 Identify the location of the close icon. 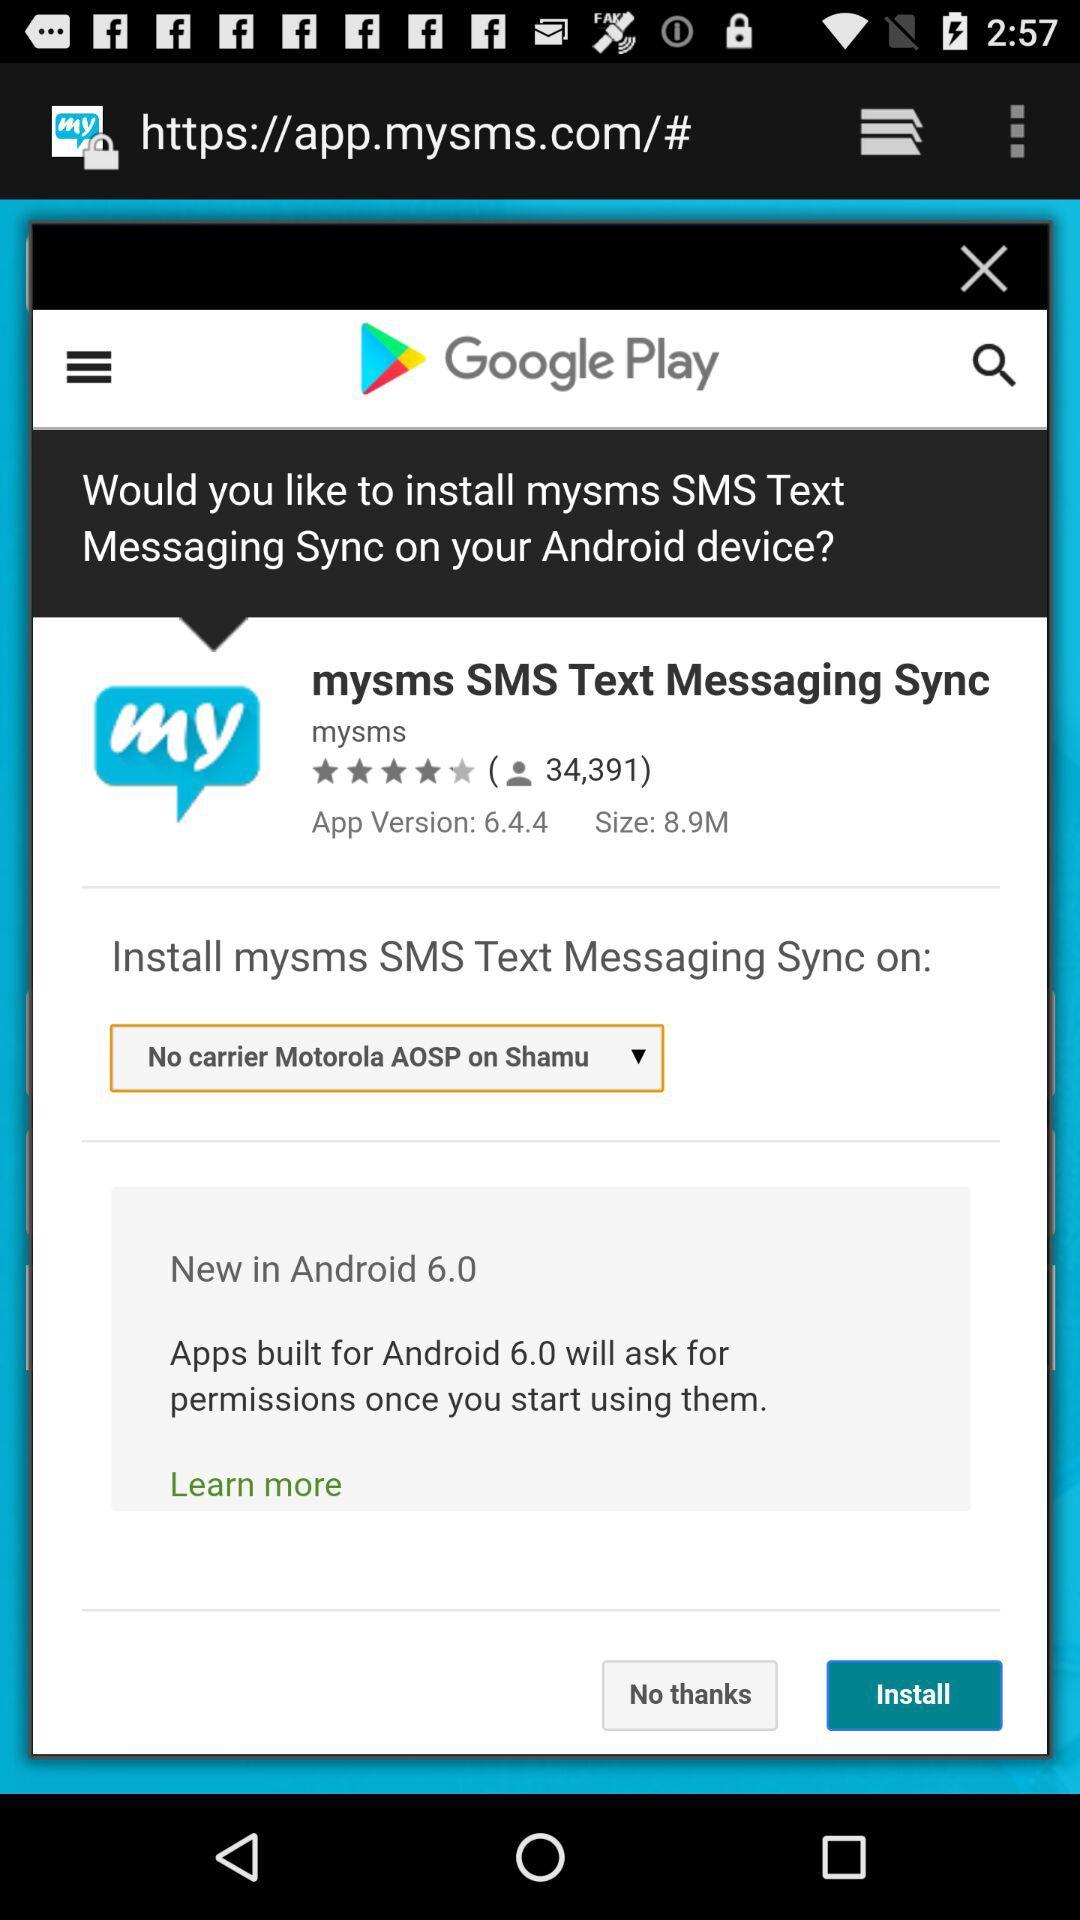
(982, 285).